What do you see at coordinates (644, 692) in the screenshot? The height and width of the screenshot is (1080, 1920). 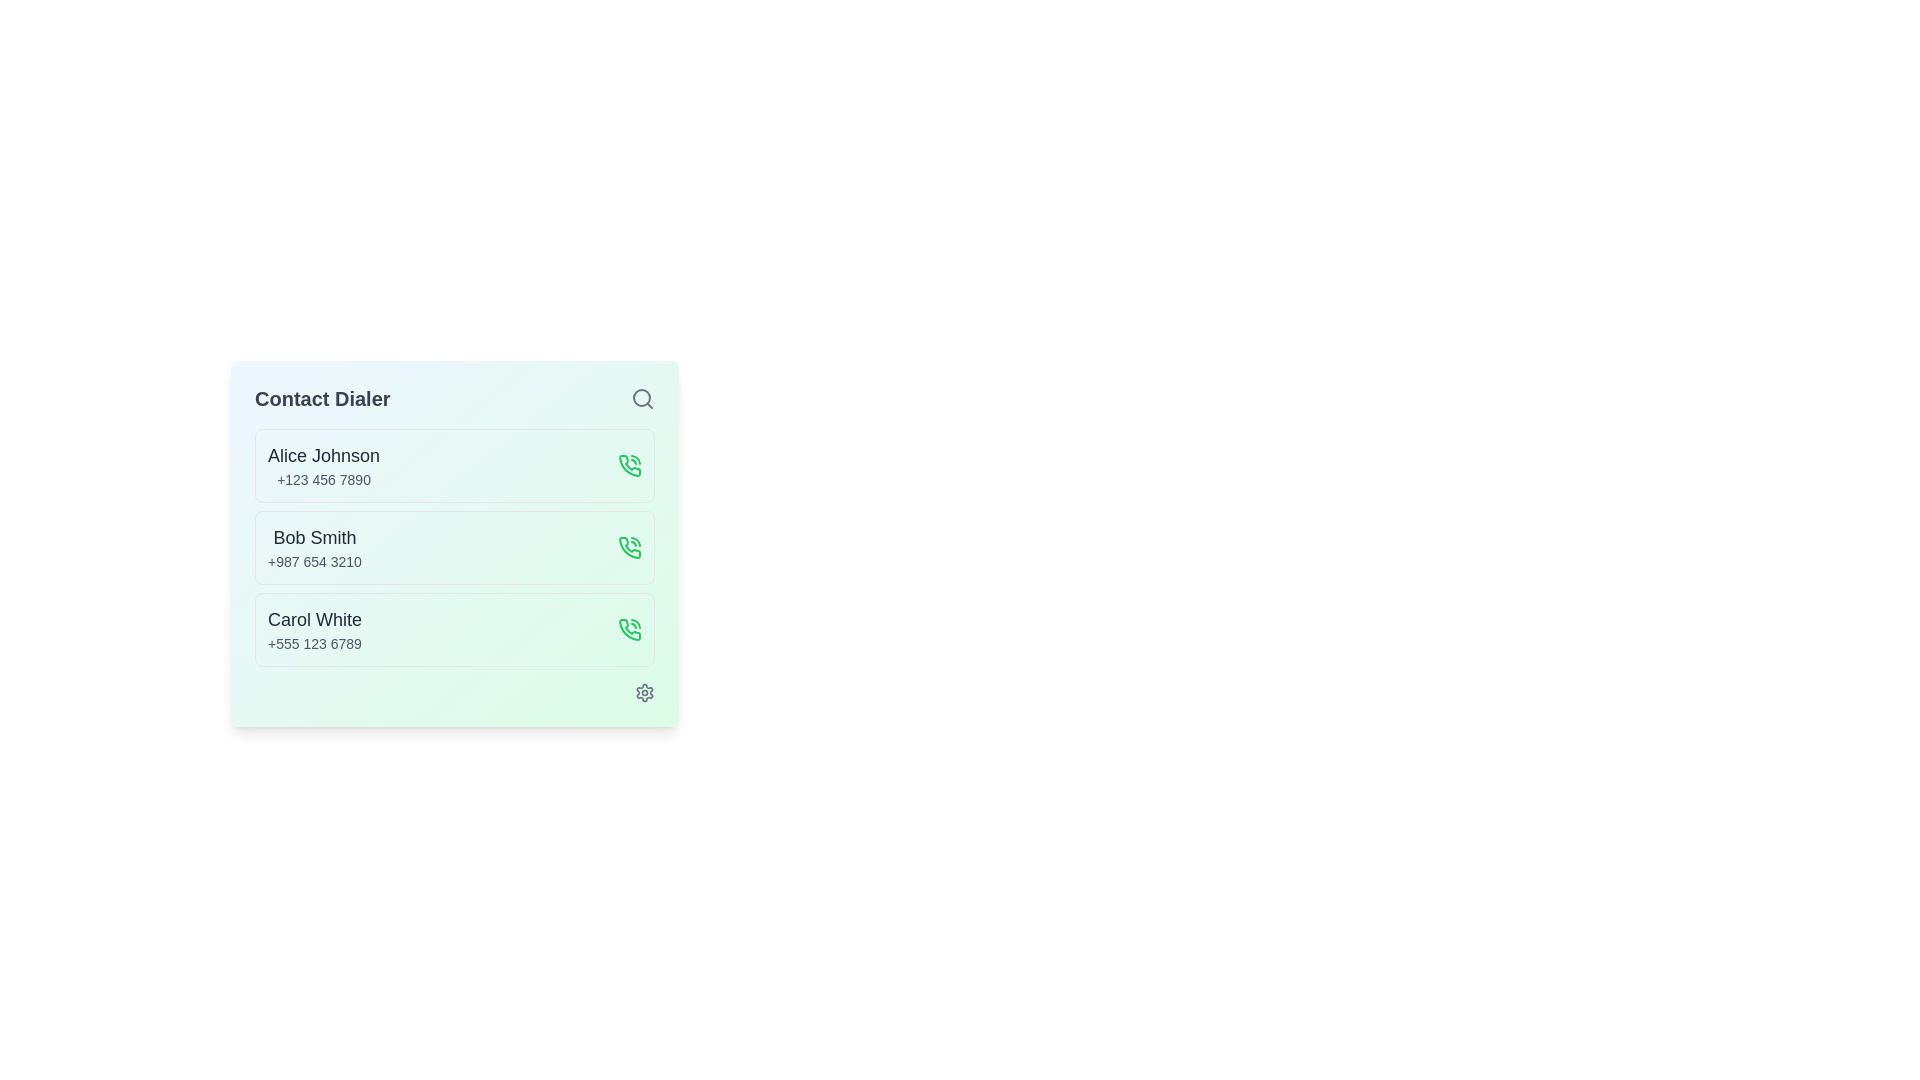 I see `the gear-like icon located at the bottom-right corner of the 'Contact Dialer' interface` at bounding box center [644, 692].